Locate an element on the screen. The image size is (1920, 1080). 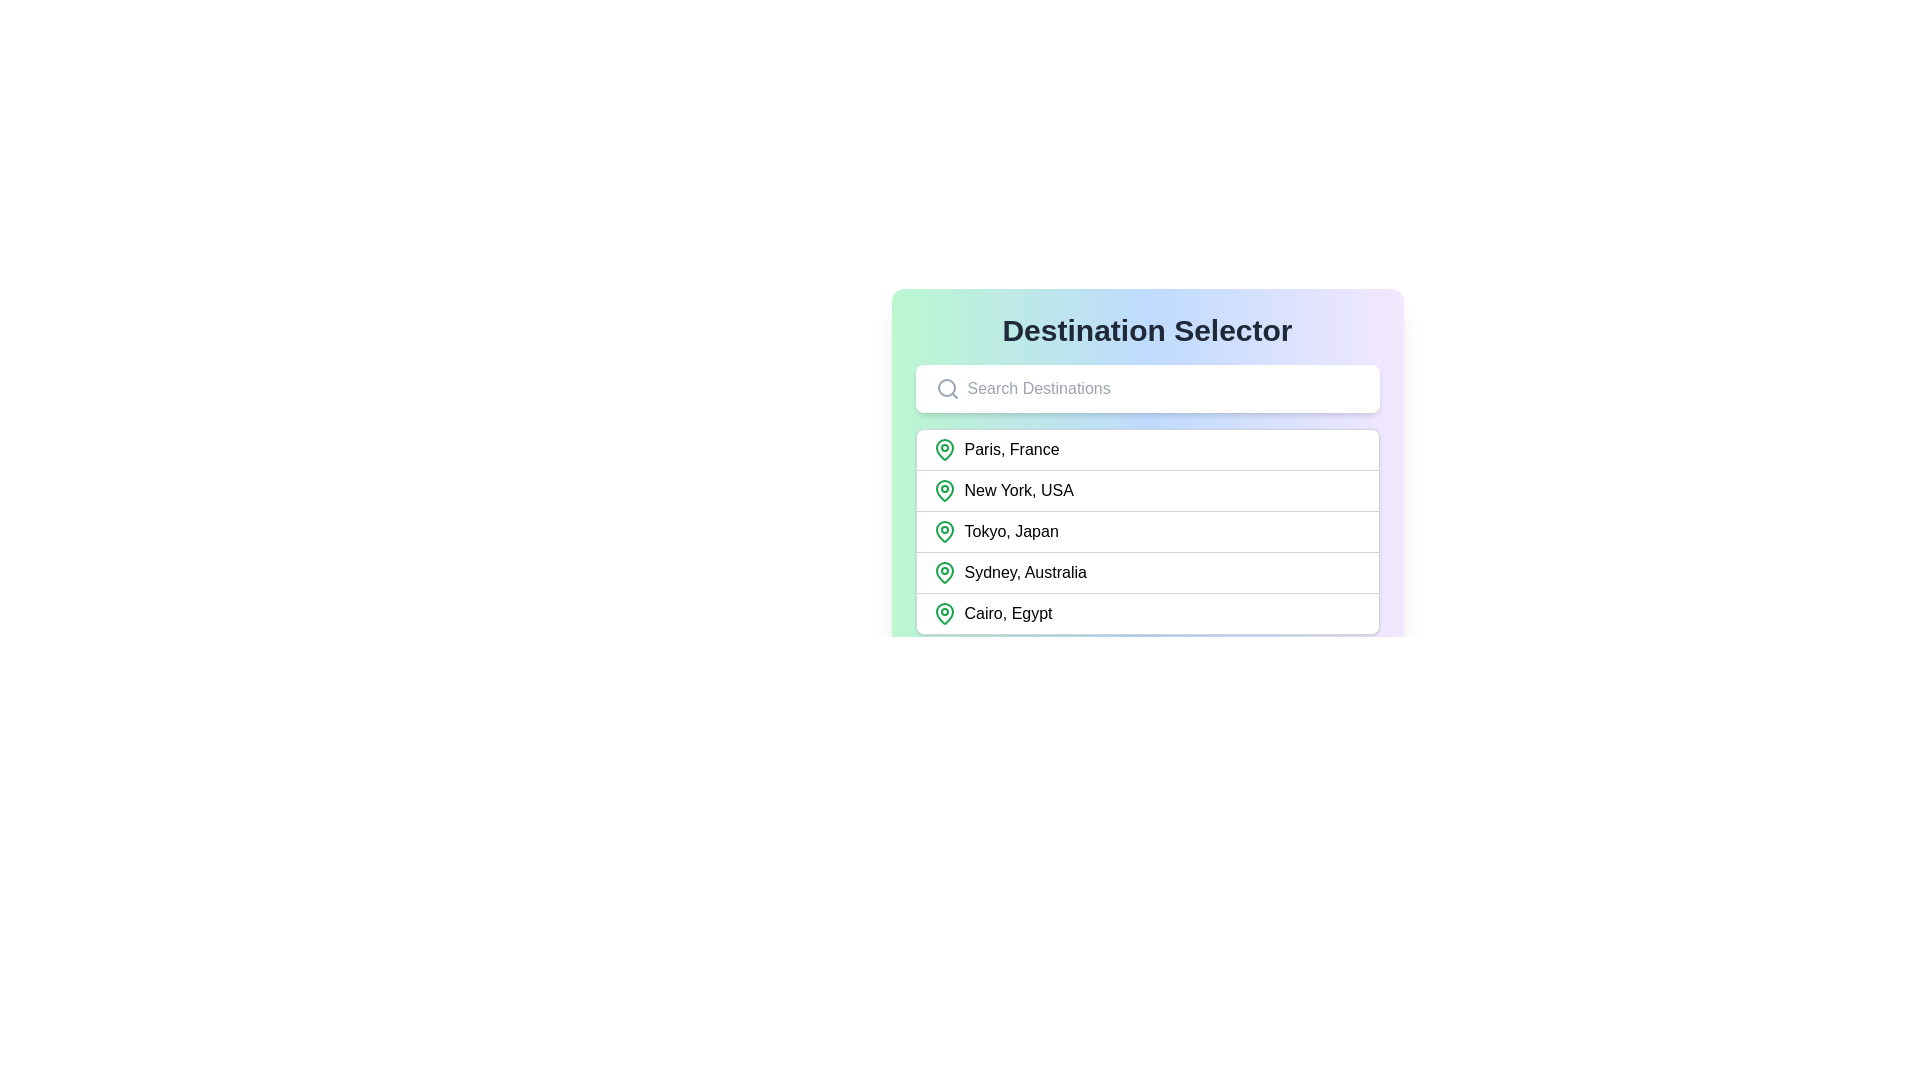
the geographical location icon located to the left of the text 'New York, USA' in the second row of the destination list as a visual indicator is located at coordinates (943, 490).